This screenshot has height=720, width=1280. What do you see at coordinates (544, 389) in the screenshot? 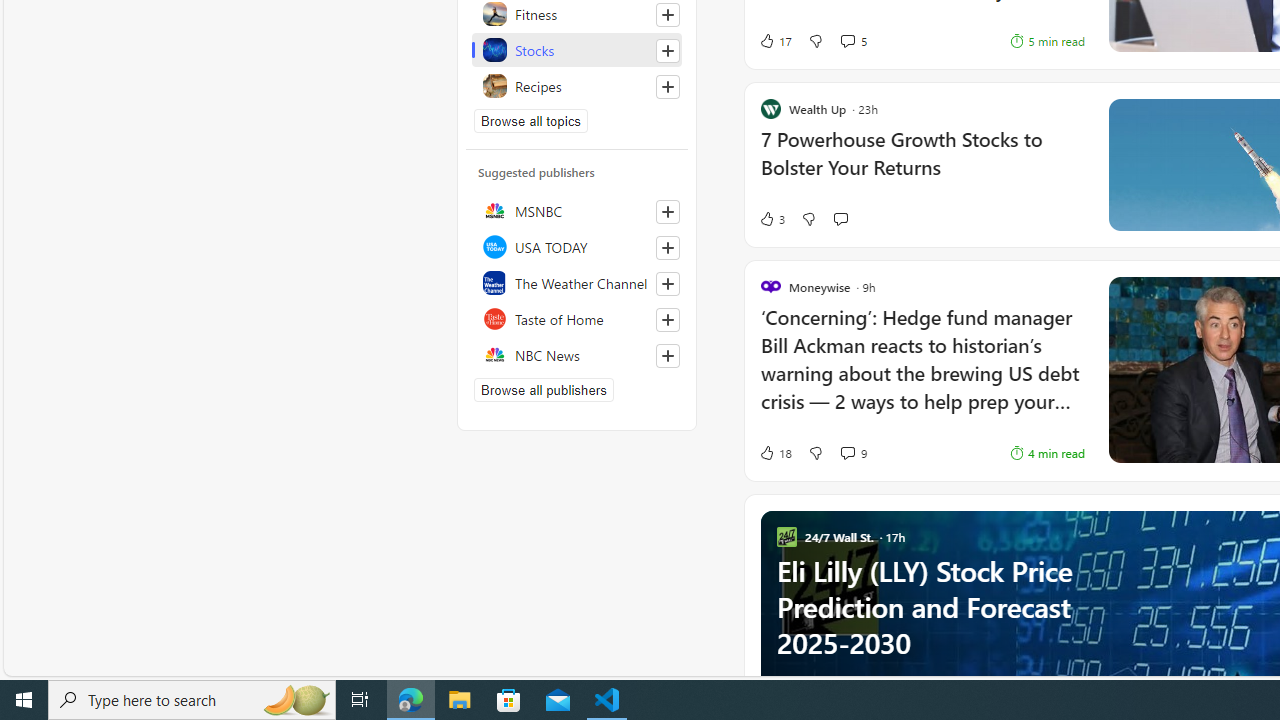
I see `'Browse all publishers'` at bounding box center [544, 389].